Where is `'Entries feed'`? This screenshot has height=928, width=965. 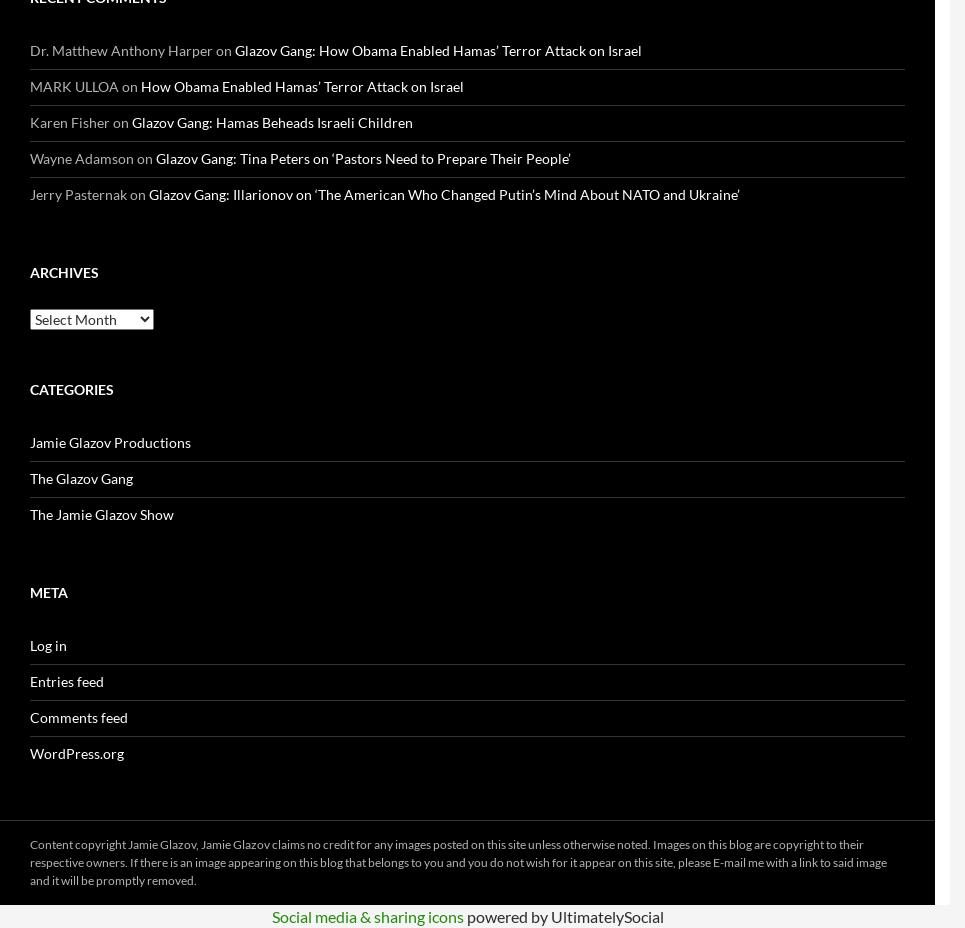
'Entries feed' is located at coordinates (29, 681).